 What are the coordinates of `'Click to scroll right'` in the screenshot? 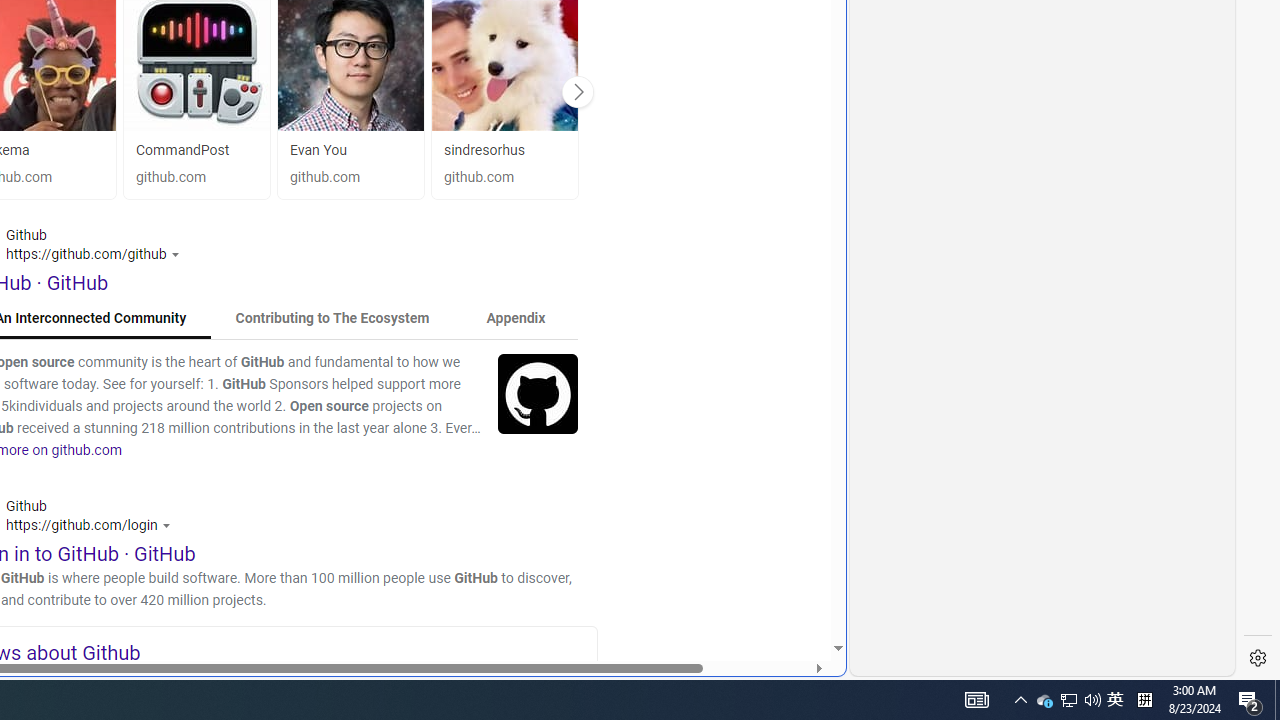 It's located at (576, 91).